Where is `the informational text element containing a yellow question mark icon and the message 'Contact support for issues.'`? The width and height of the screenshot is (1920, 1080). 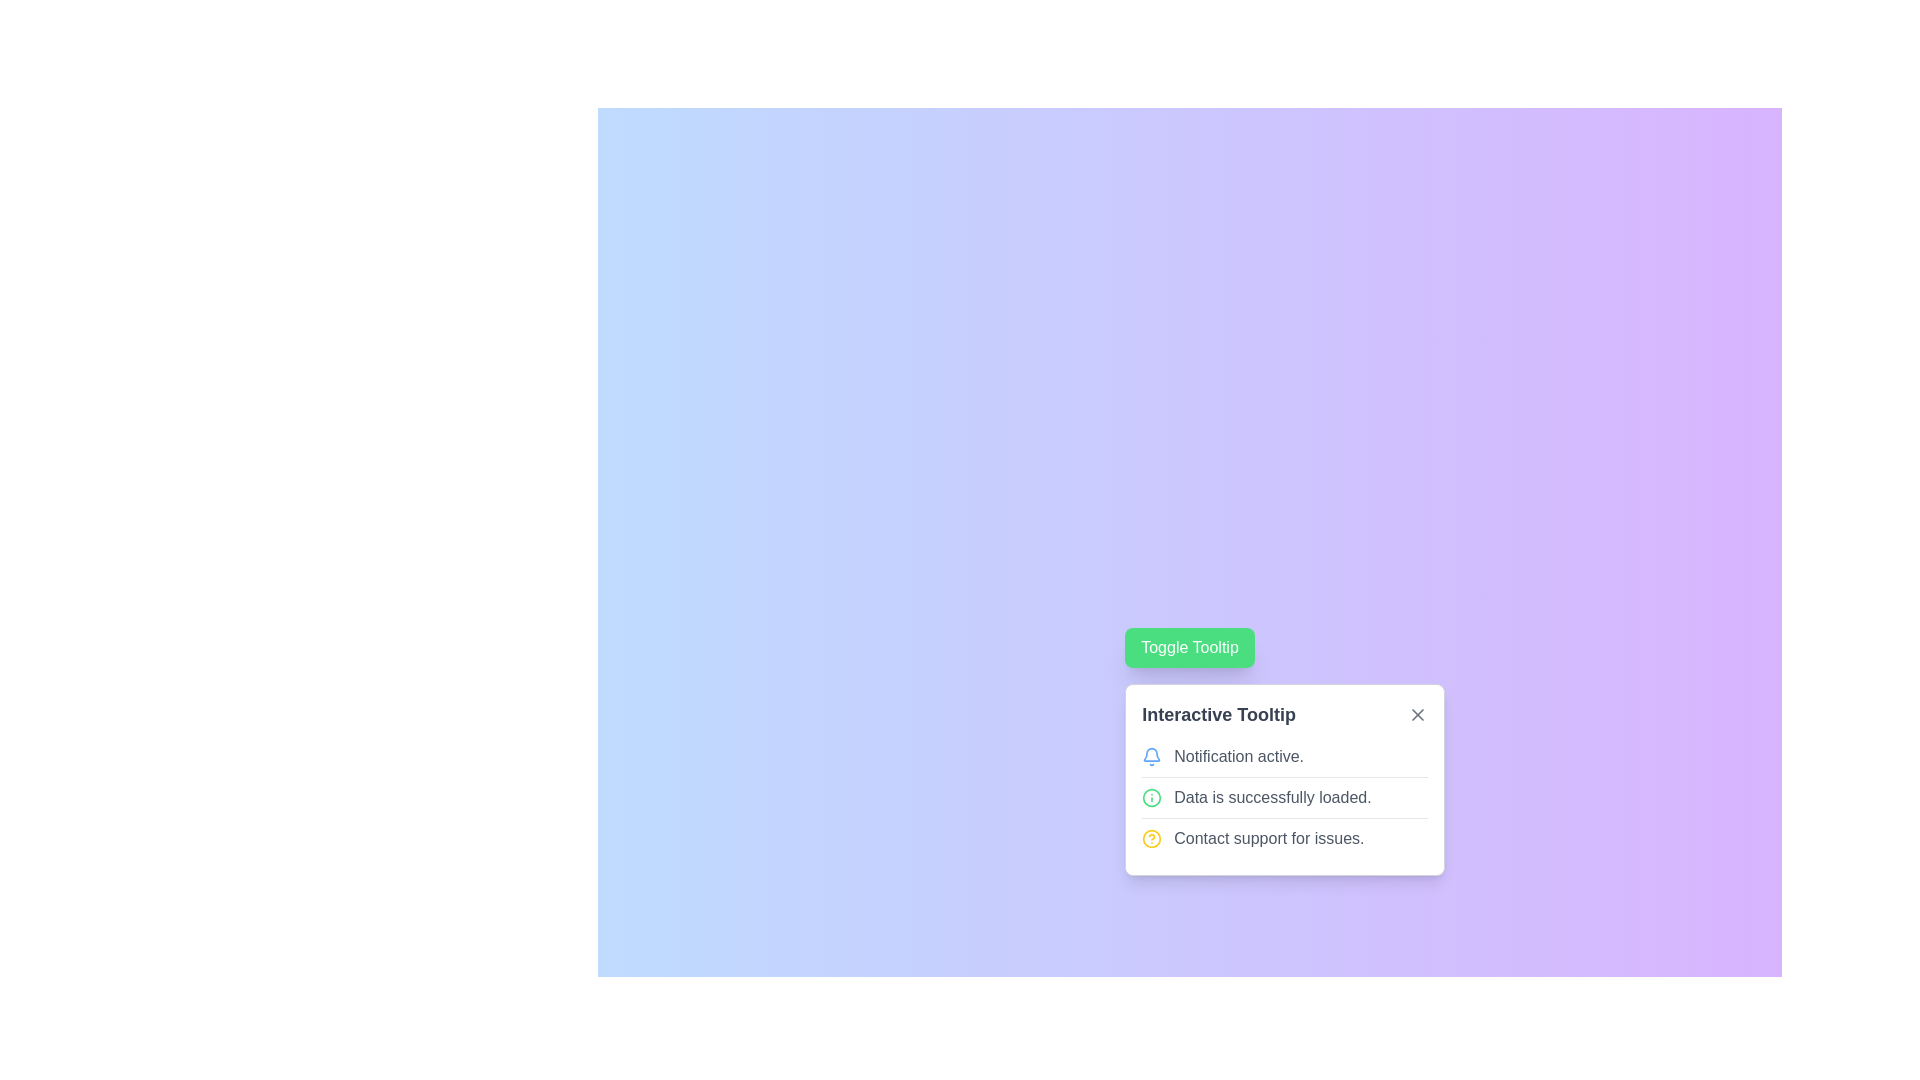 the informational text element containing a yellow question mark icon and the message 'Contact support for issues.' is located at coordinates (1285, 838).